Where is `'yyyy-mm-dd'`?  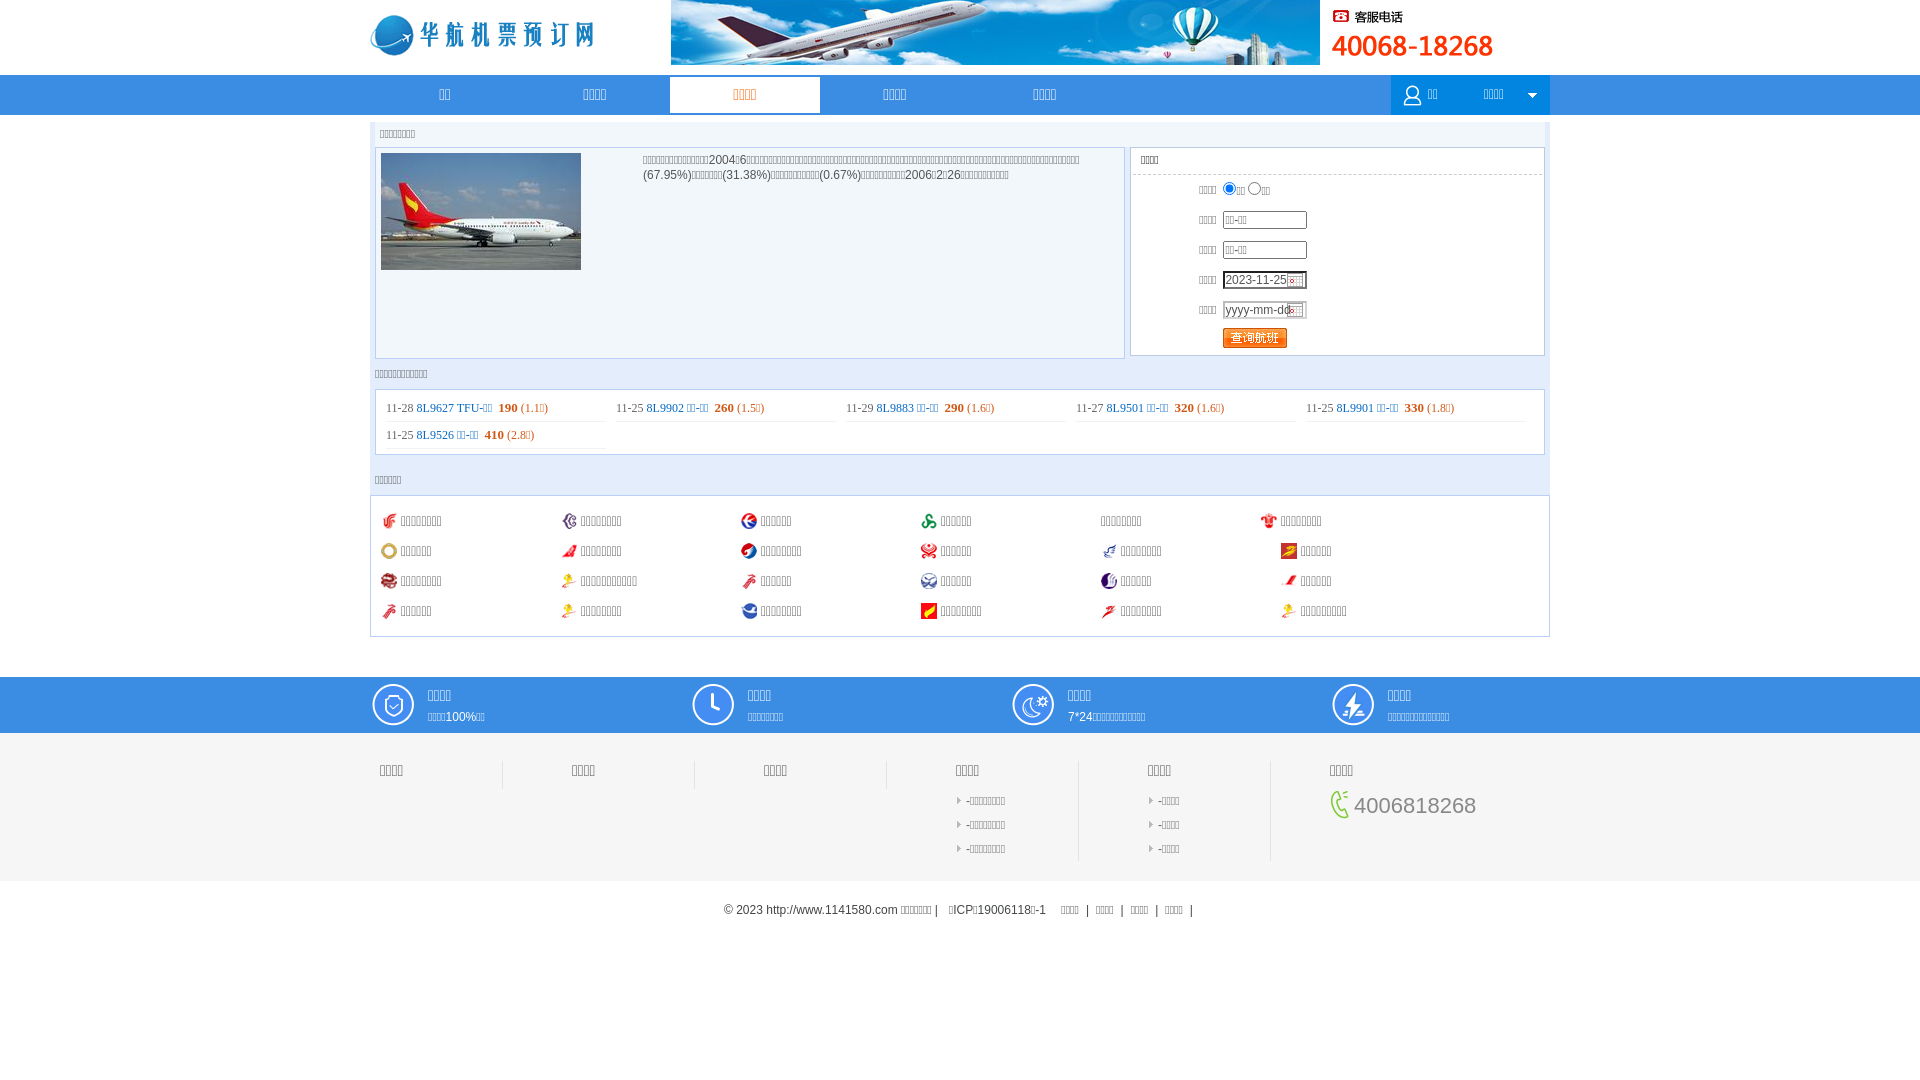 'yyyy-mm-dd' is located at coordinates (1264, 309).